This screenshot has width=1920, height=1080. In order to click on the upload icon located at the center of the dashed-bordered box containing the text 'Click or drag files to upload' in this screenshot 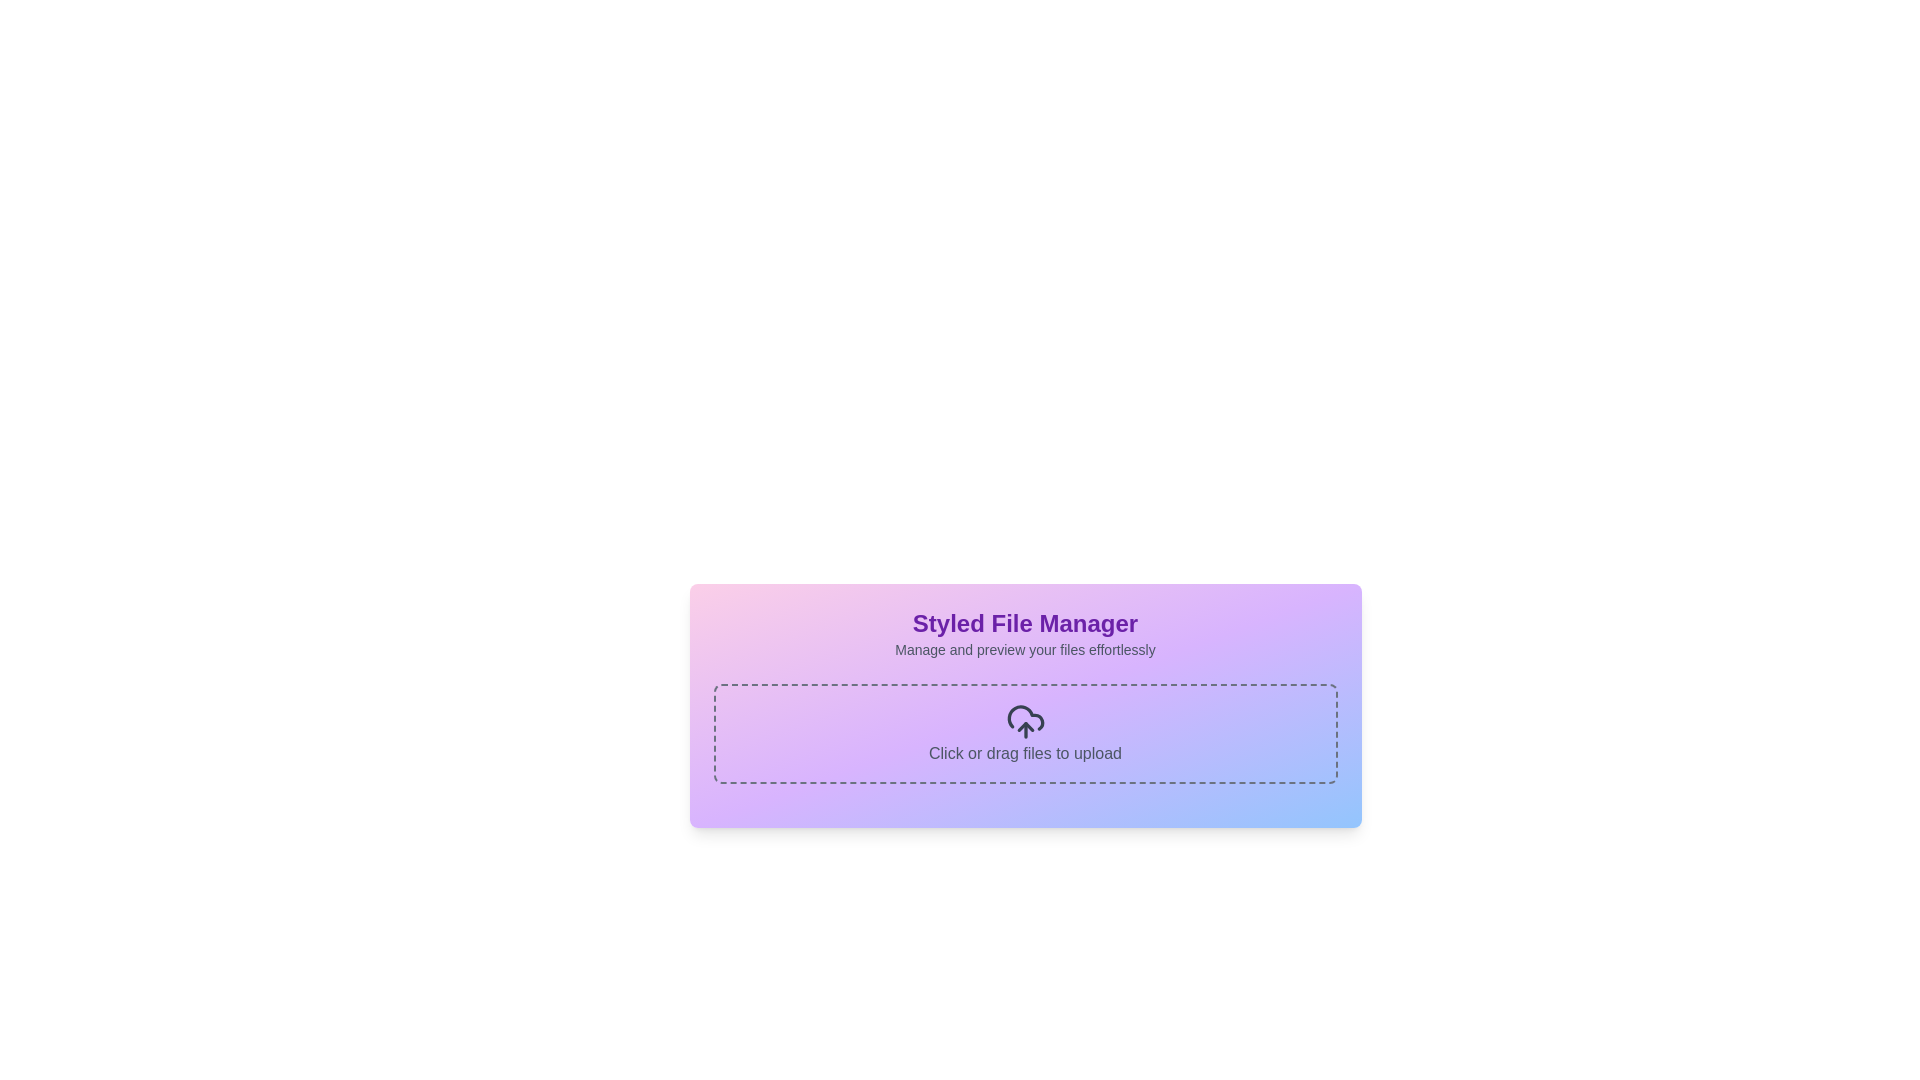, I will do `click(1025, 721)`.